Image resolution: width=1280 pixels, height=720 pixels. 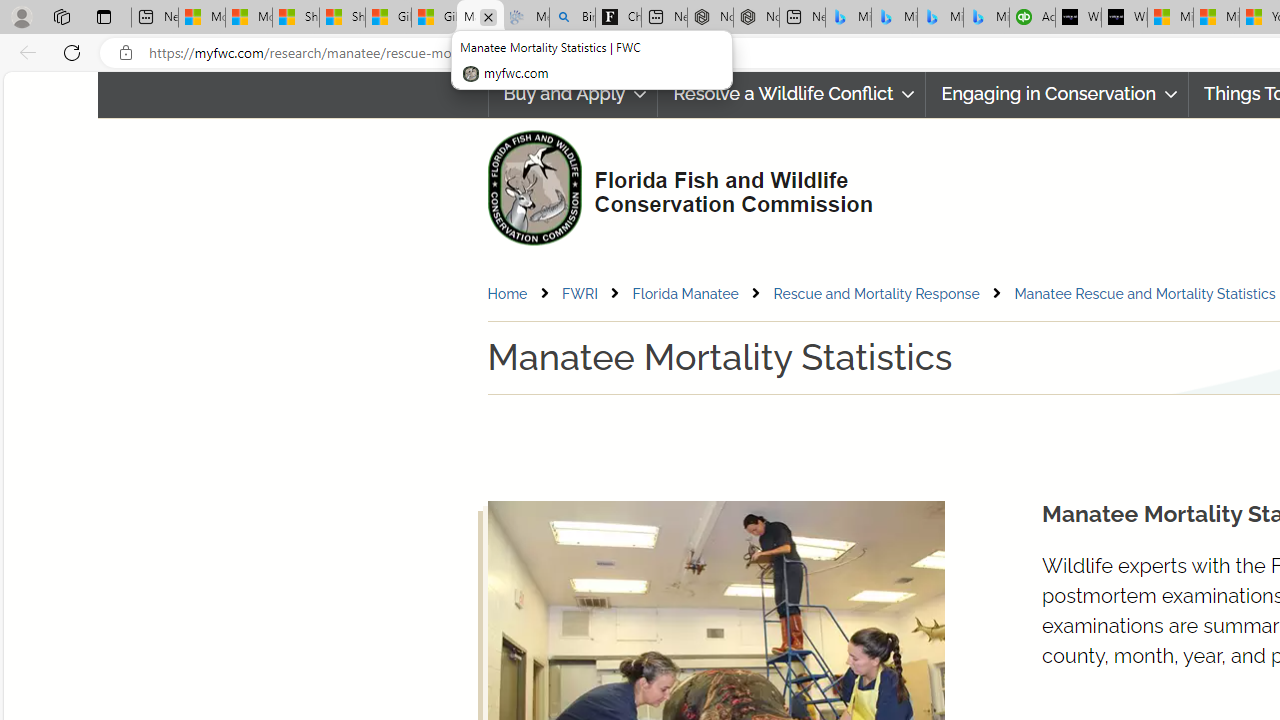 What do you see at coordinates (24, 51) in the screenshot?
I see `'Back'` at bounding box center [24, 51].